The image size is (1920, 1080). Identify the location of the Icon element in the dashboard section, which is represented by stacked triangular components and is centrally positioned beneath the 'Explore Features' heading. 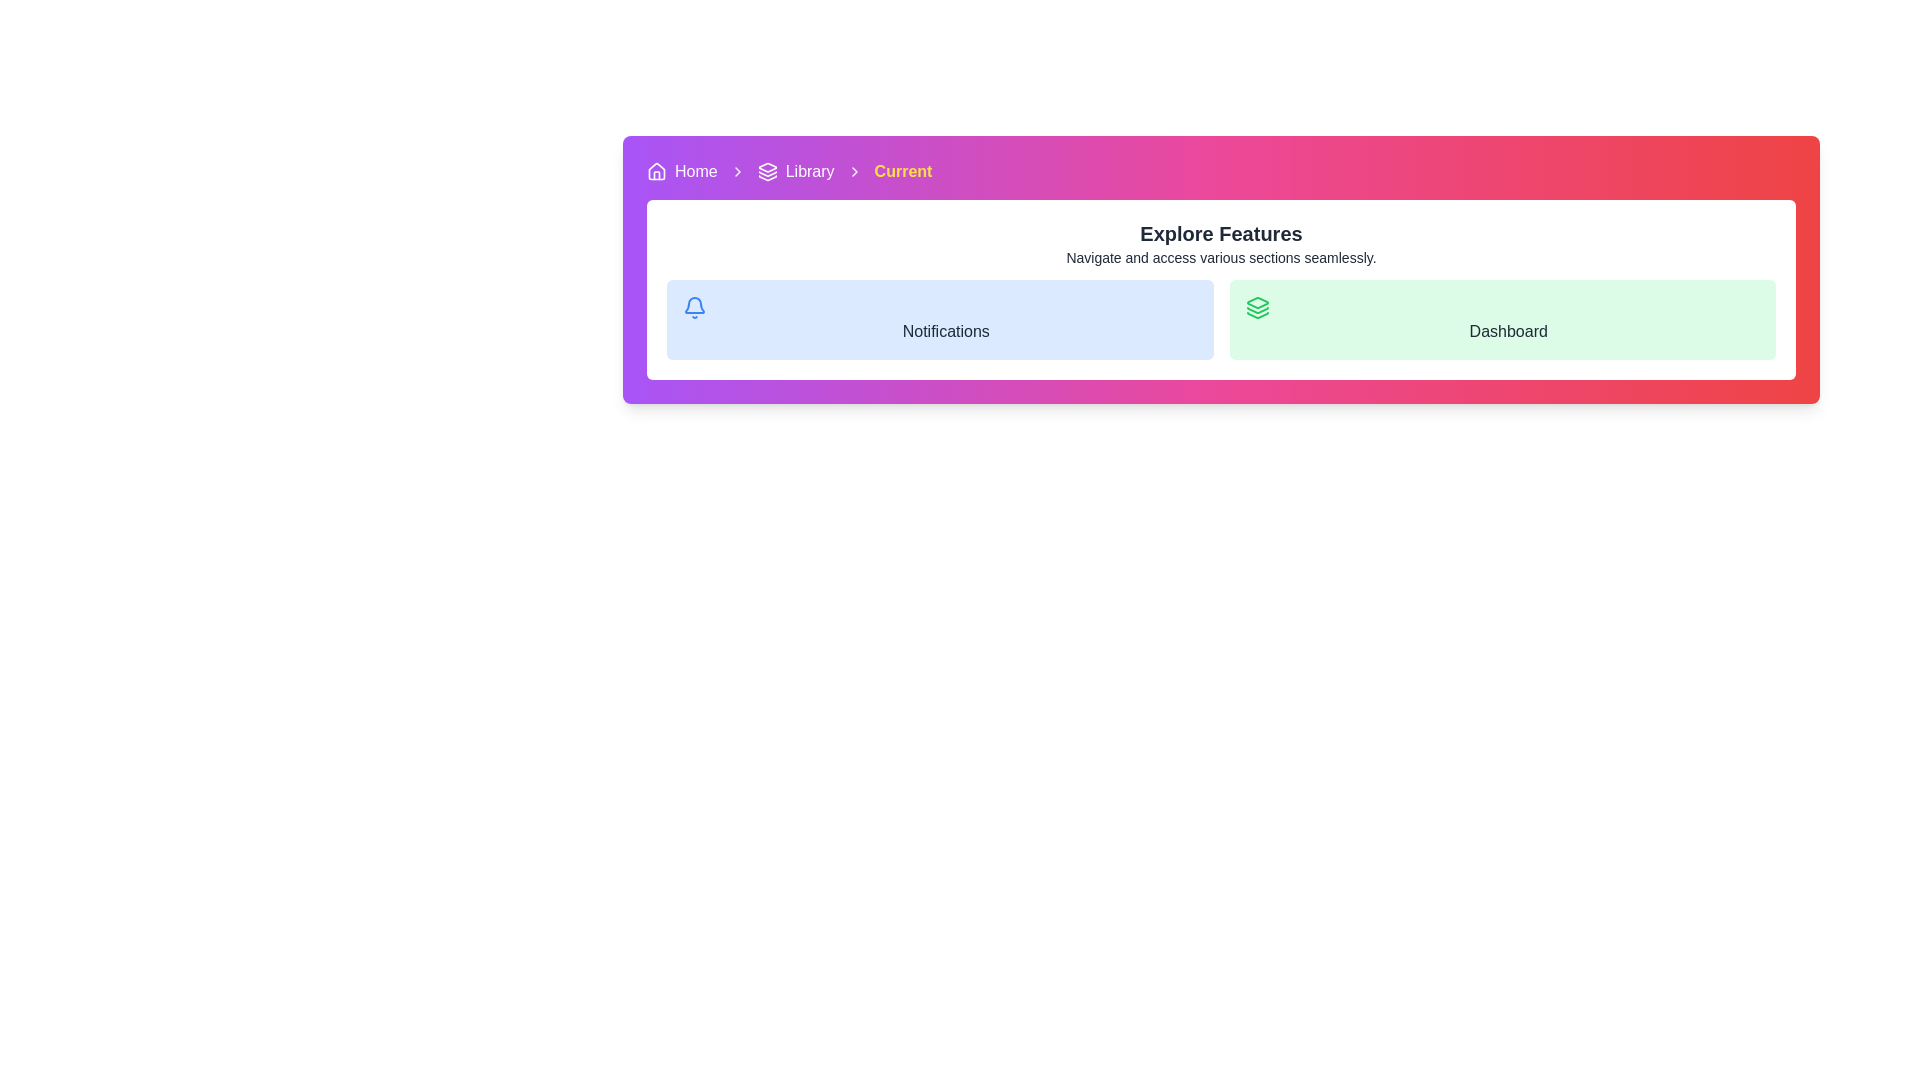
(1256, 303).